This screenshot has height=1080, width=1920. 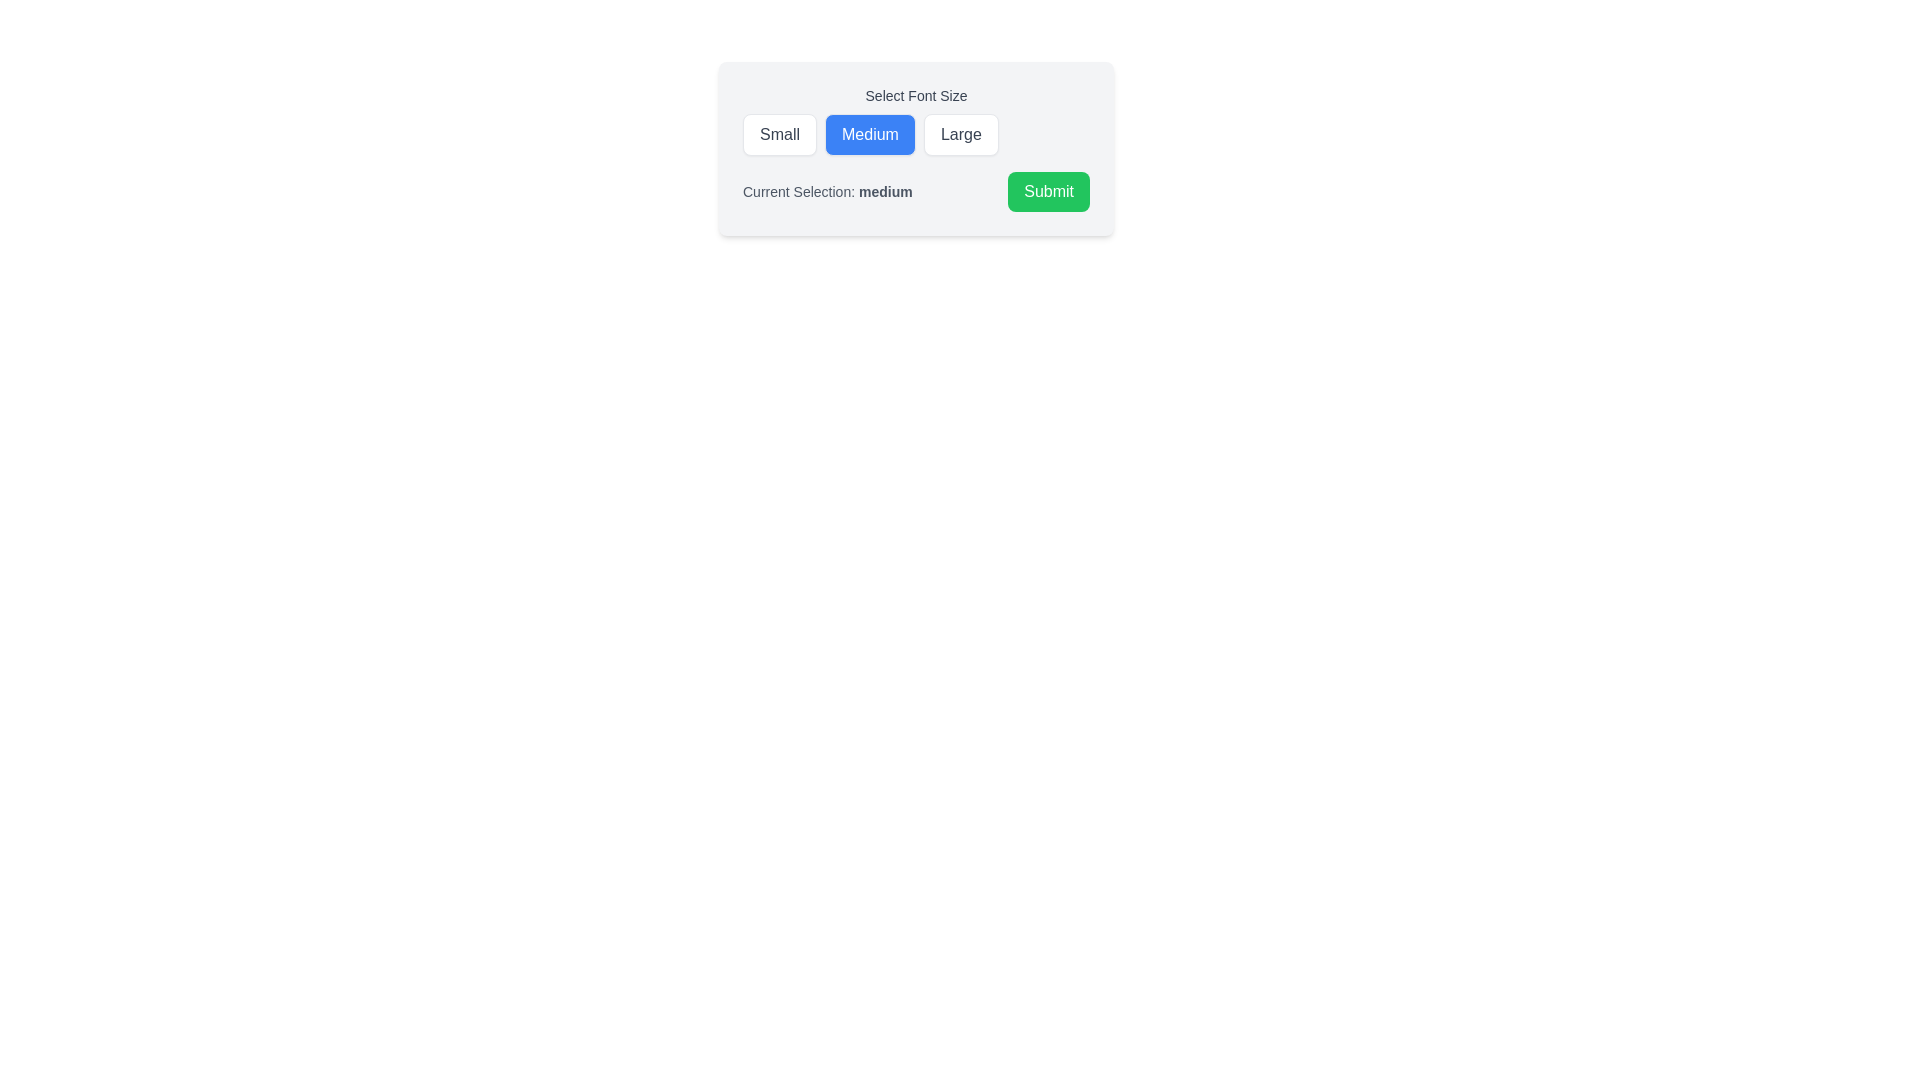 What do you see at coordinates (778, 135) in the screenshot?
I see `the 'Small' button, which has a white background, gray text, and is the first button under 'Select Font Size'` at bounding box center [778, 135].